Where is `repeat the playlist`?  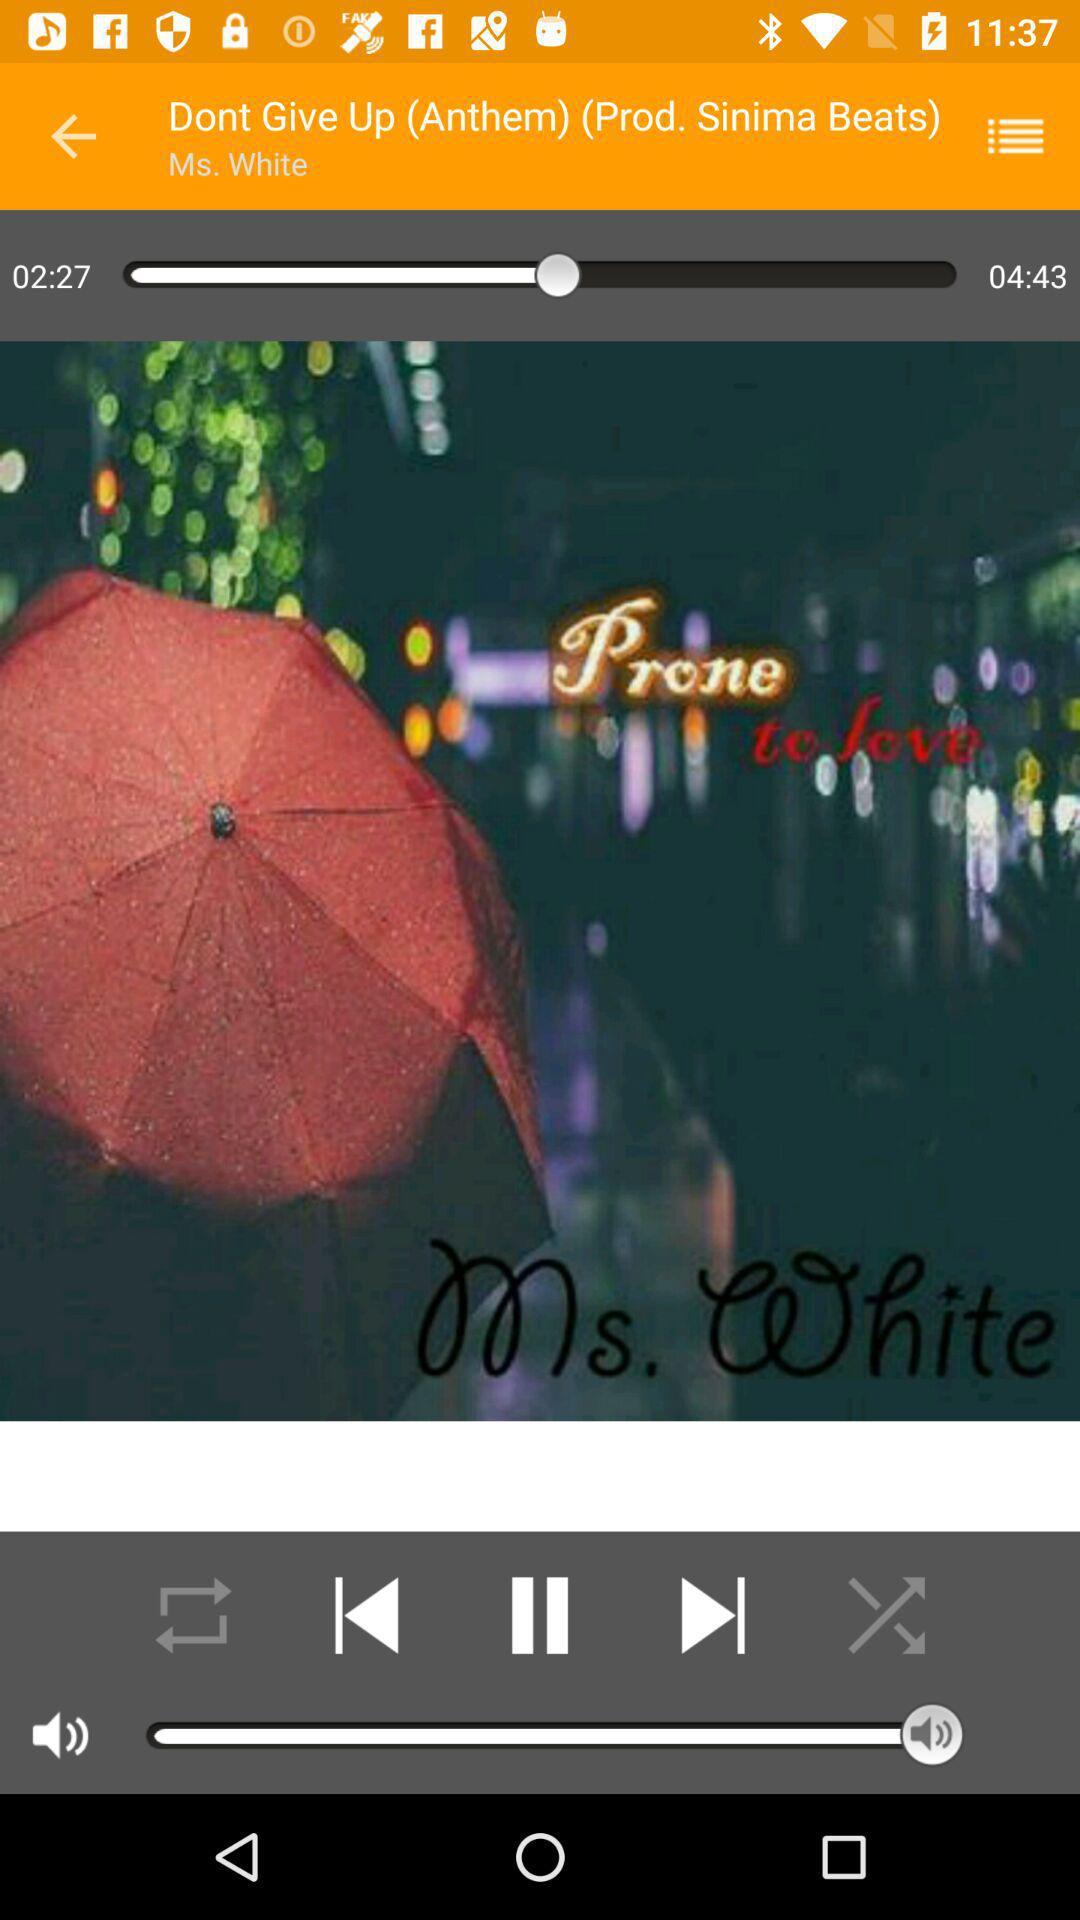 repeat the playlist is located at coordinates (193, 1615).